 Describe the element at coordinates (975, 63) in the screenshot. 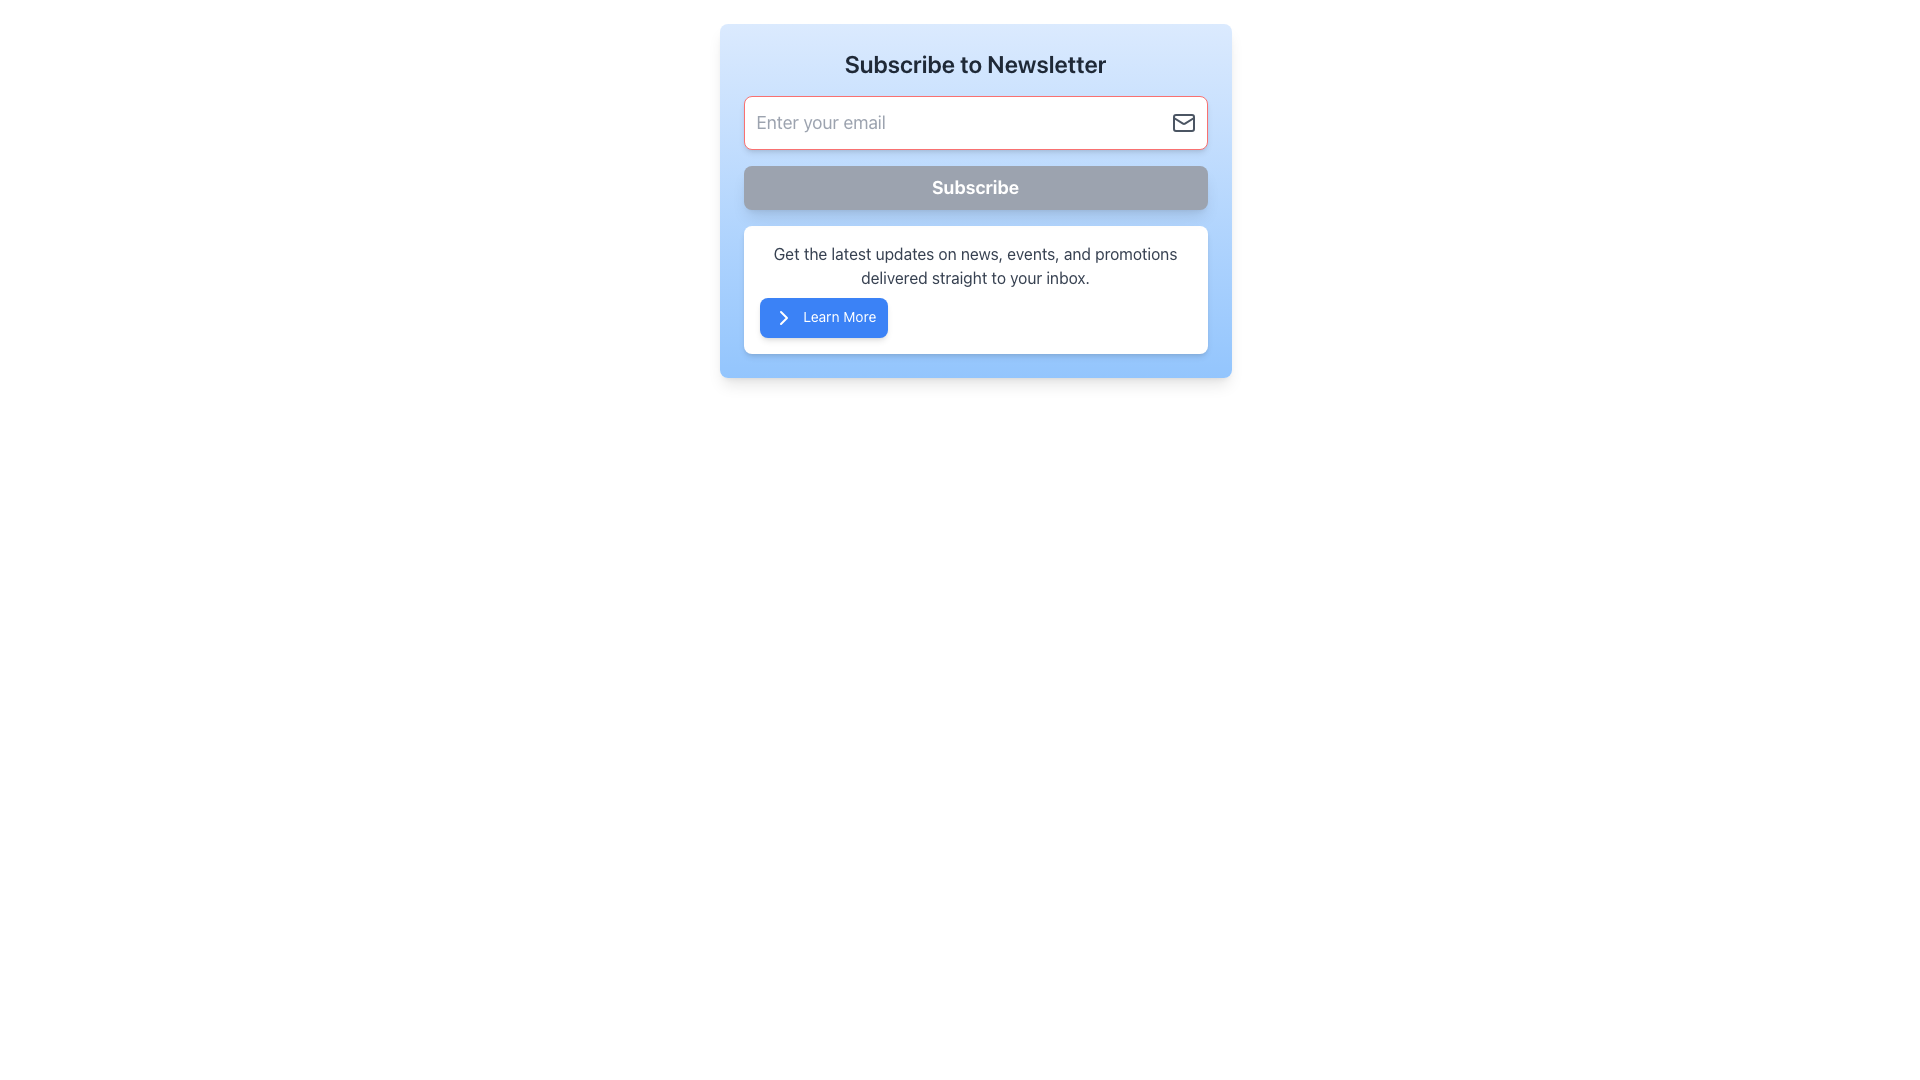

I see `prominent heading text 'Subscribe to Newsletter' located at the top of the light blue rectangle interface, which is horizontally centered and above the email input field` at that location.